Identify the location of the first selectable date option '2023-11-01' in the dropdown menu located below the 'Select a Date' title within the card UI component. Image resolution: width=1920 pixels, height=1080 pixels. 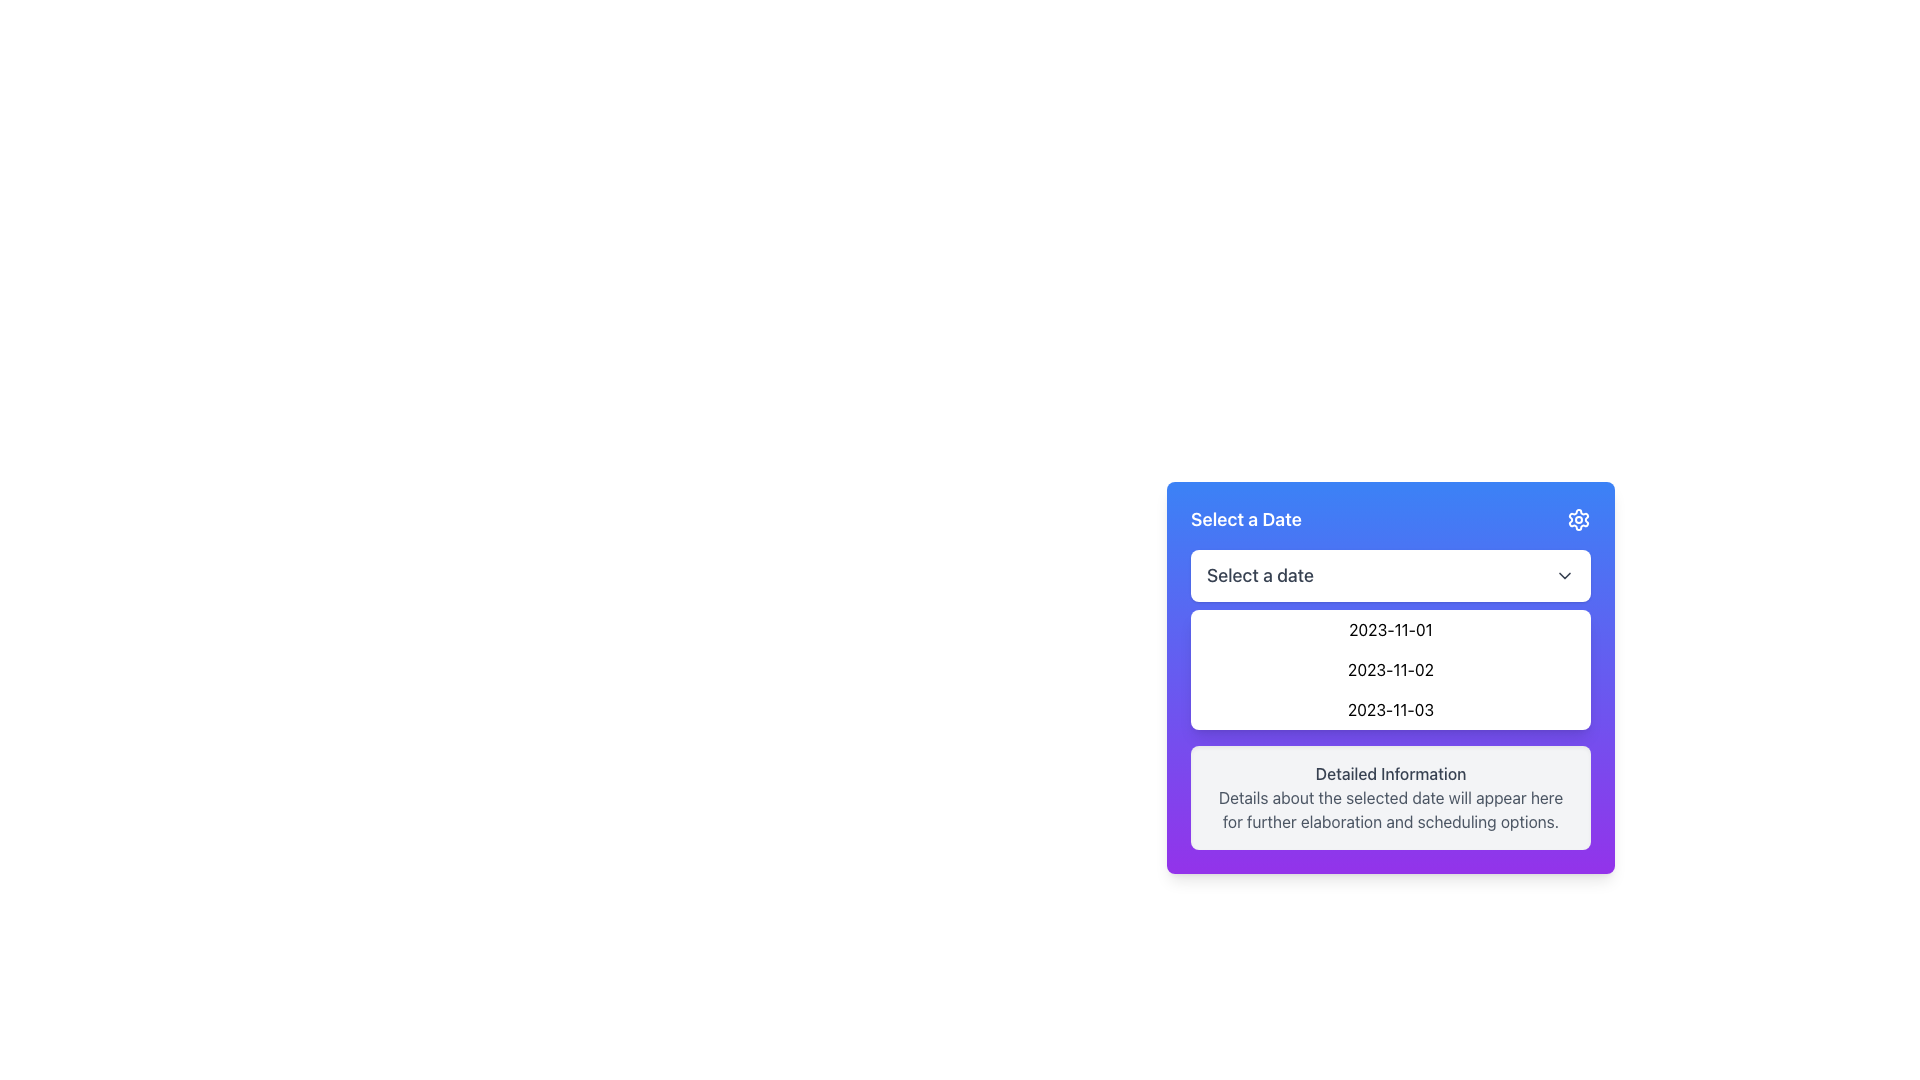
(1390, 640).